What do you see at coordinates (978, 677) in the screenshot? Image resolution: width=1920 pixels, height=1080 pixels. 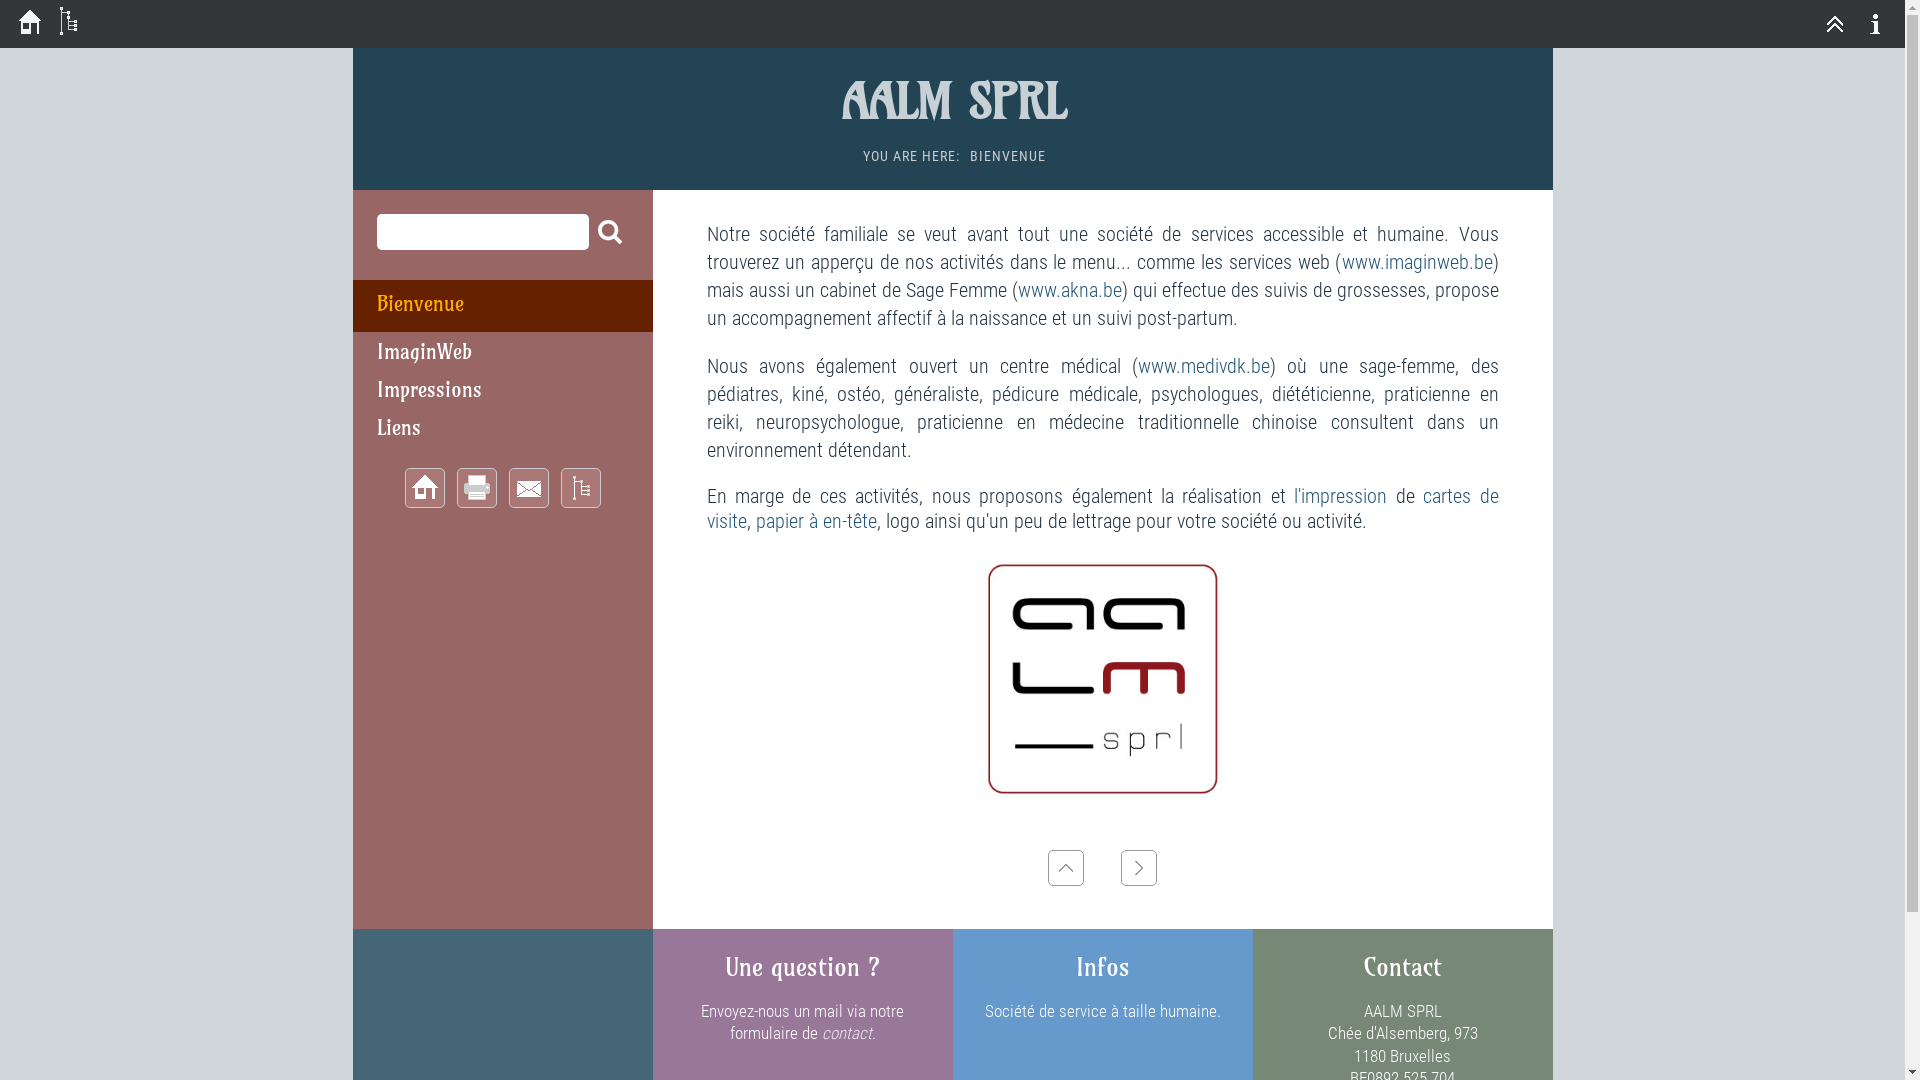 I see `'Logo10x10.jpg'` at bounding box center [978, 677].